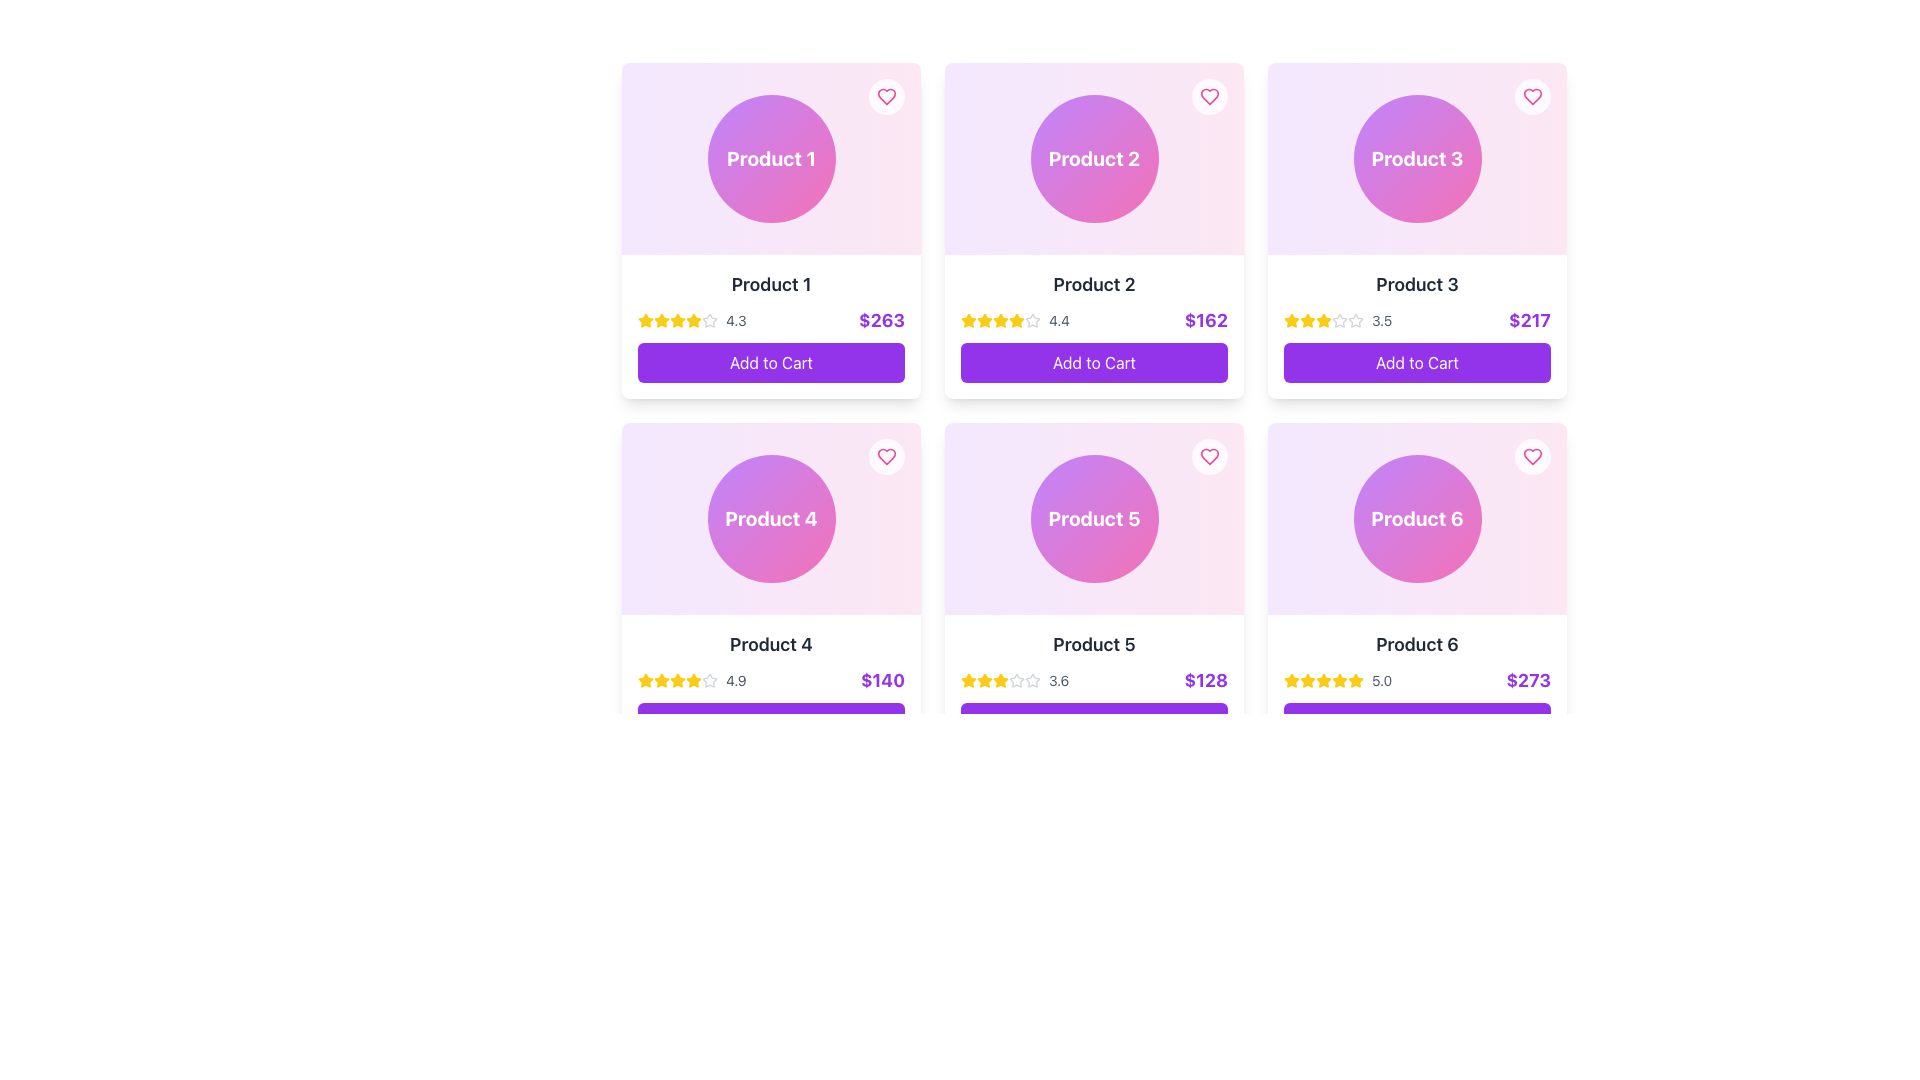 The image size is (1920, 1080). What do you see at coordinates (1015, 319) in the screenshot?
I see `the third filled star in the star rating system for 'Product 2', which visually indicates the product's rating above the price and 'Add to Cart' button` at bounding box center [1015, 319].